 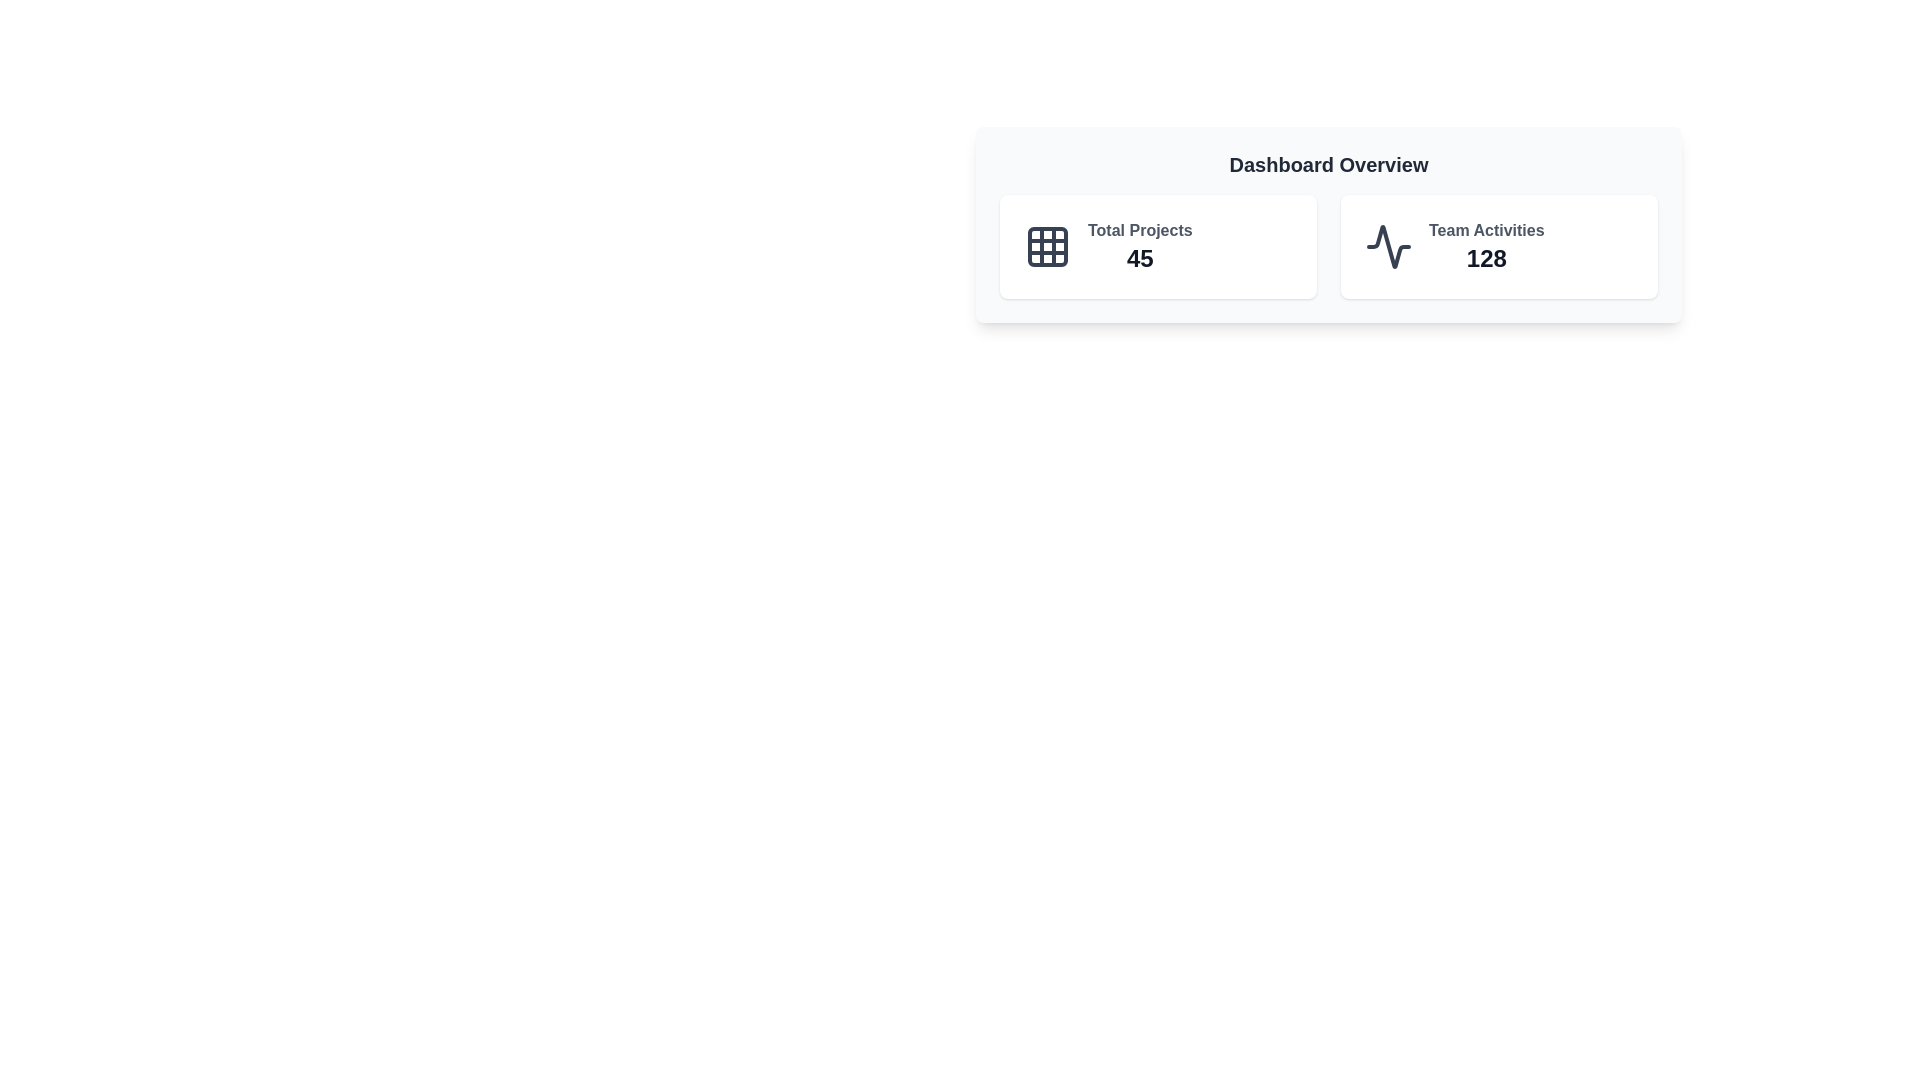 I want to click on the Overview Panel located below the title bar, which summarizes total projects and team activities, so click(x=1329, y=224).